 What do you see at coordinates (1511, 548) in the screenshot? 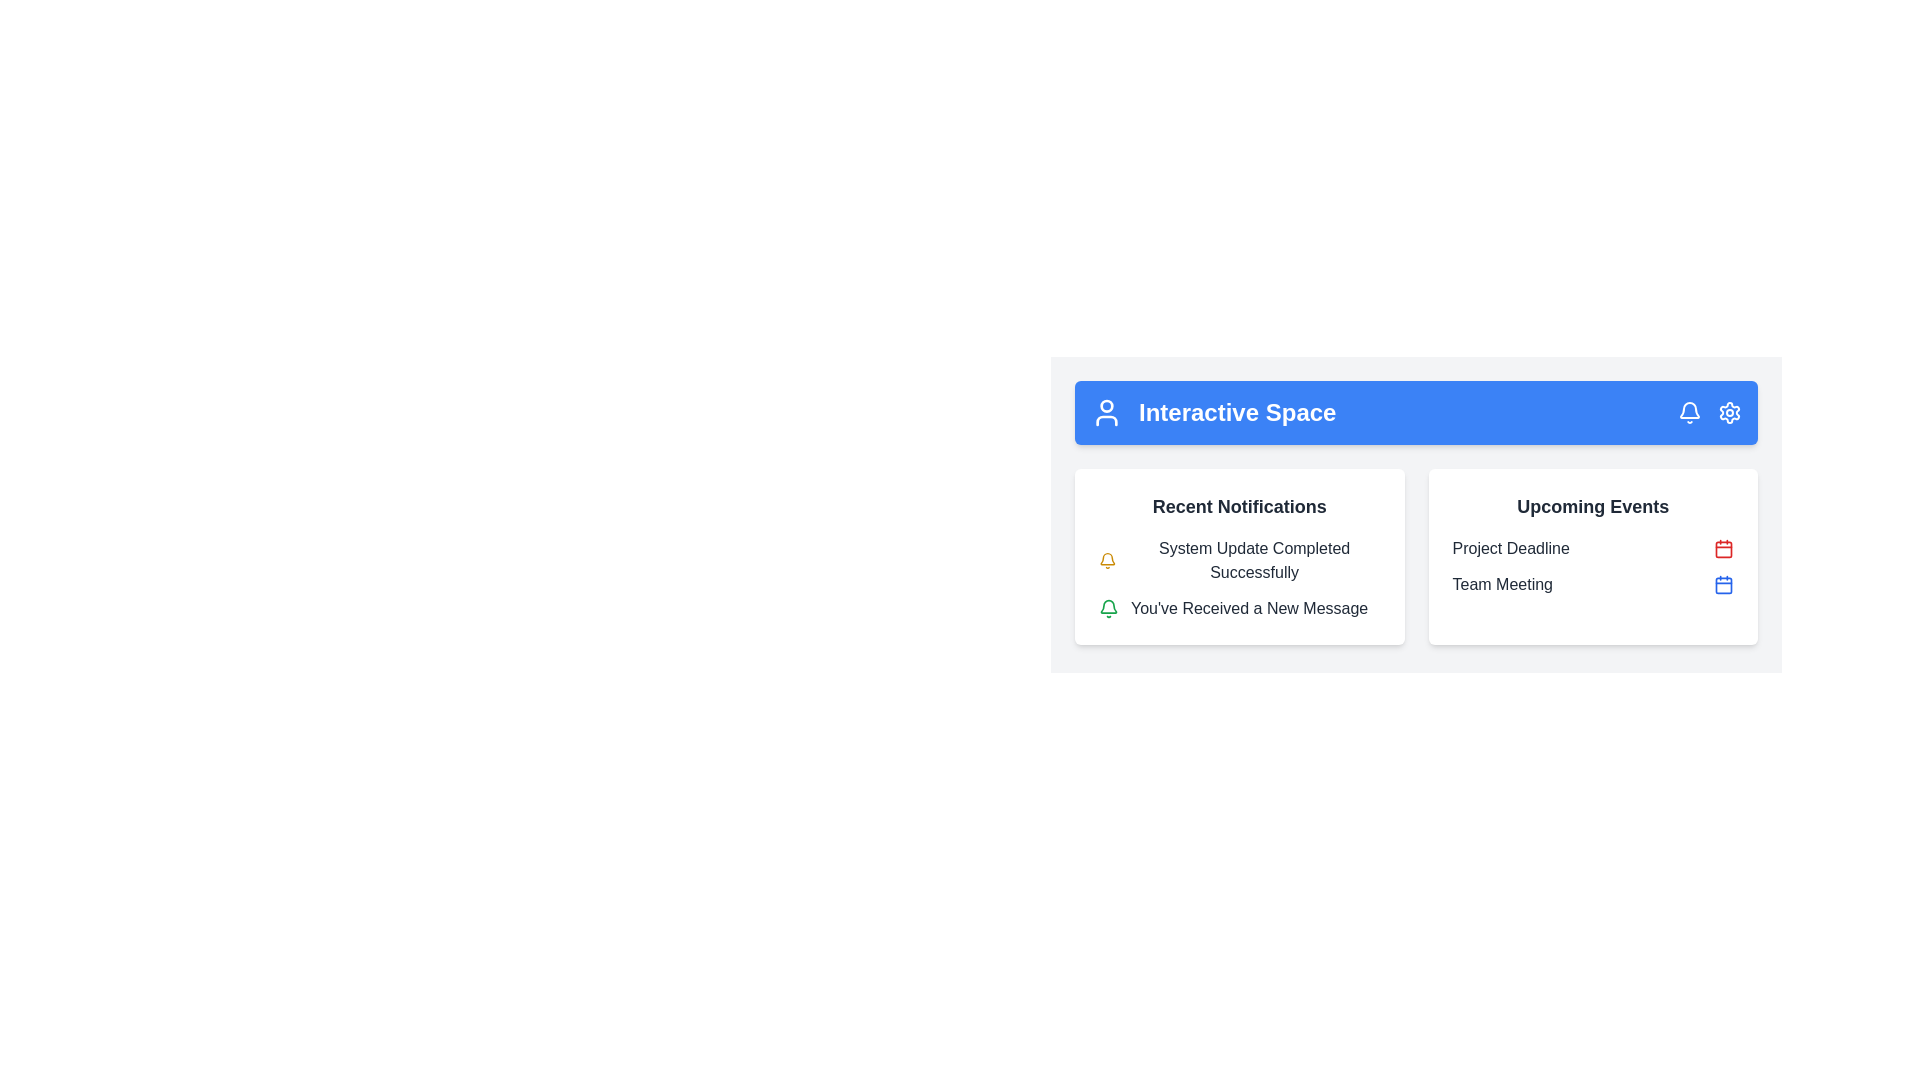
I see `the text label 'Project Deadline', which identifies the associated content or event in the upcoming events list` at bounding box center [1511, 548].